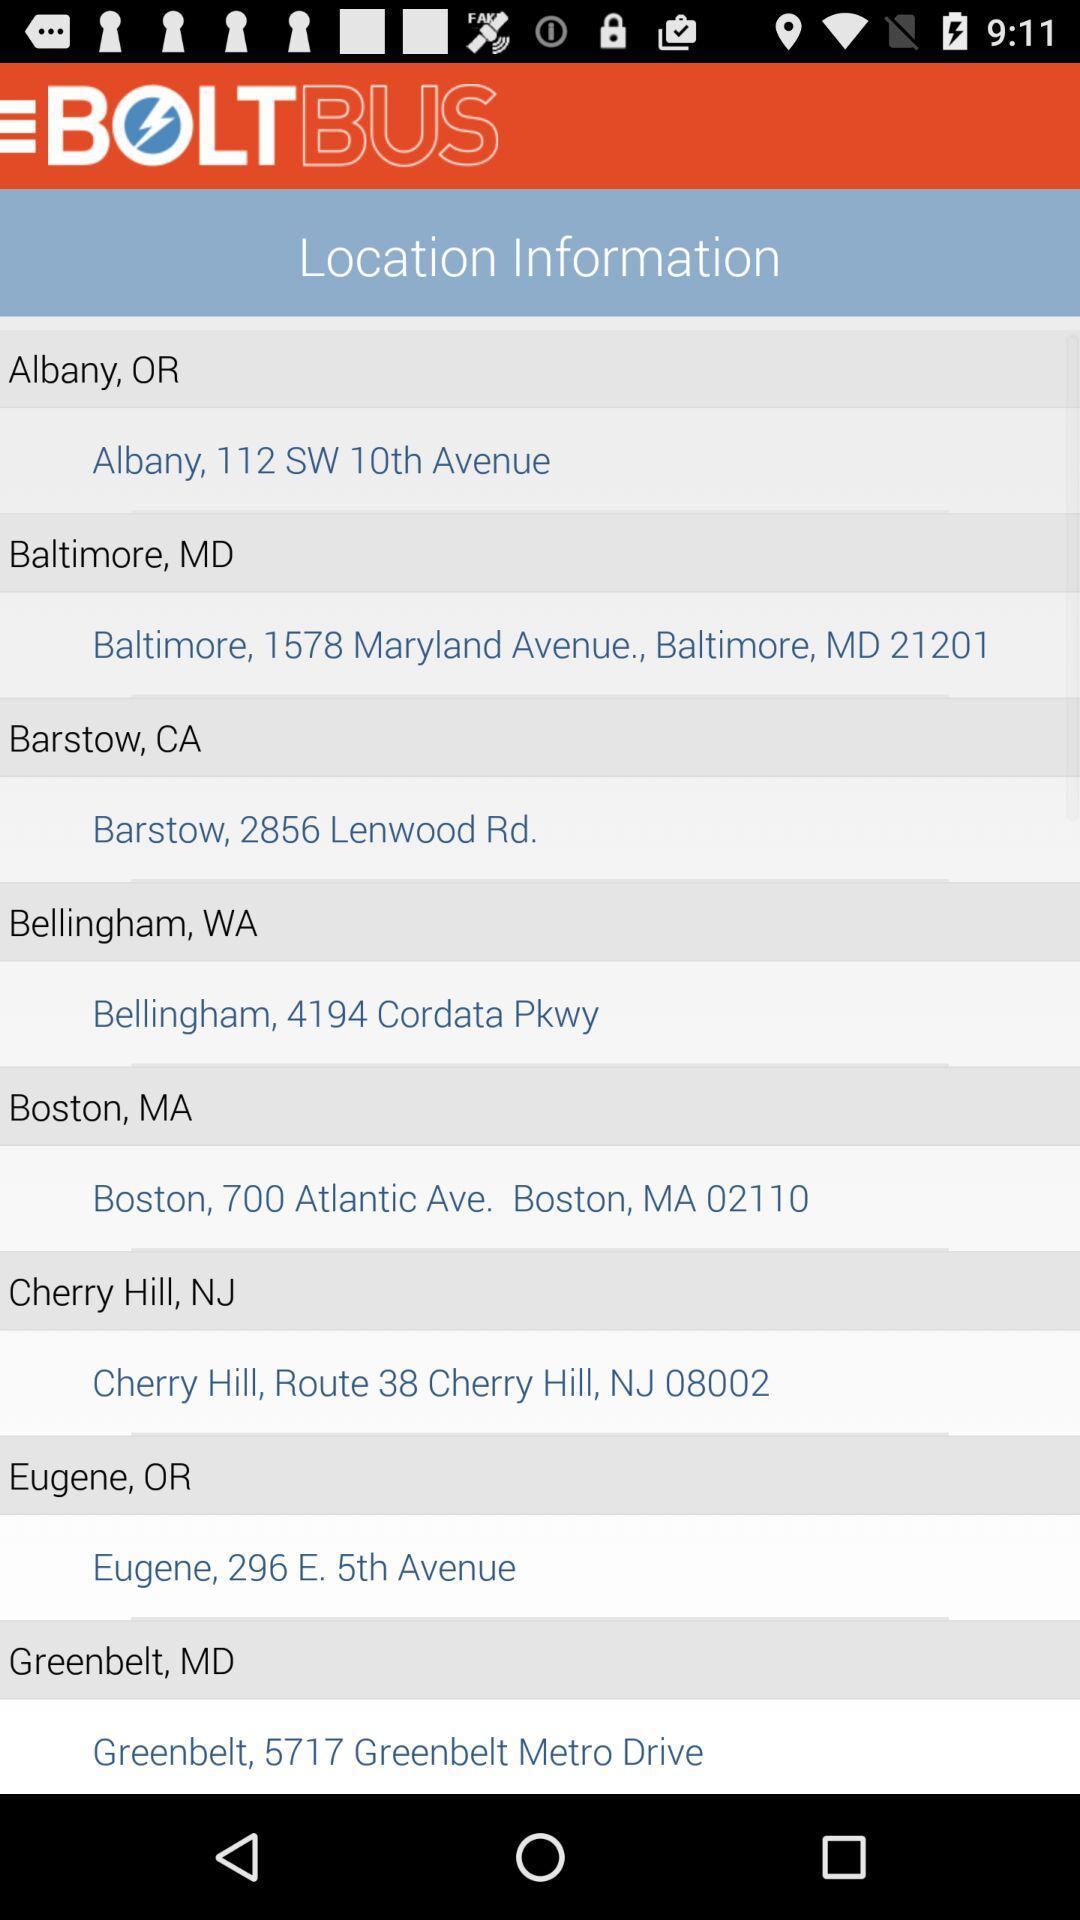 This screenshot has width=1080, height=1920. I want to click on icon above the cherry hill, nj item, so click(540, 1248).